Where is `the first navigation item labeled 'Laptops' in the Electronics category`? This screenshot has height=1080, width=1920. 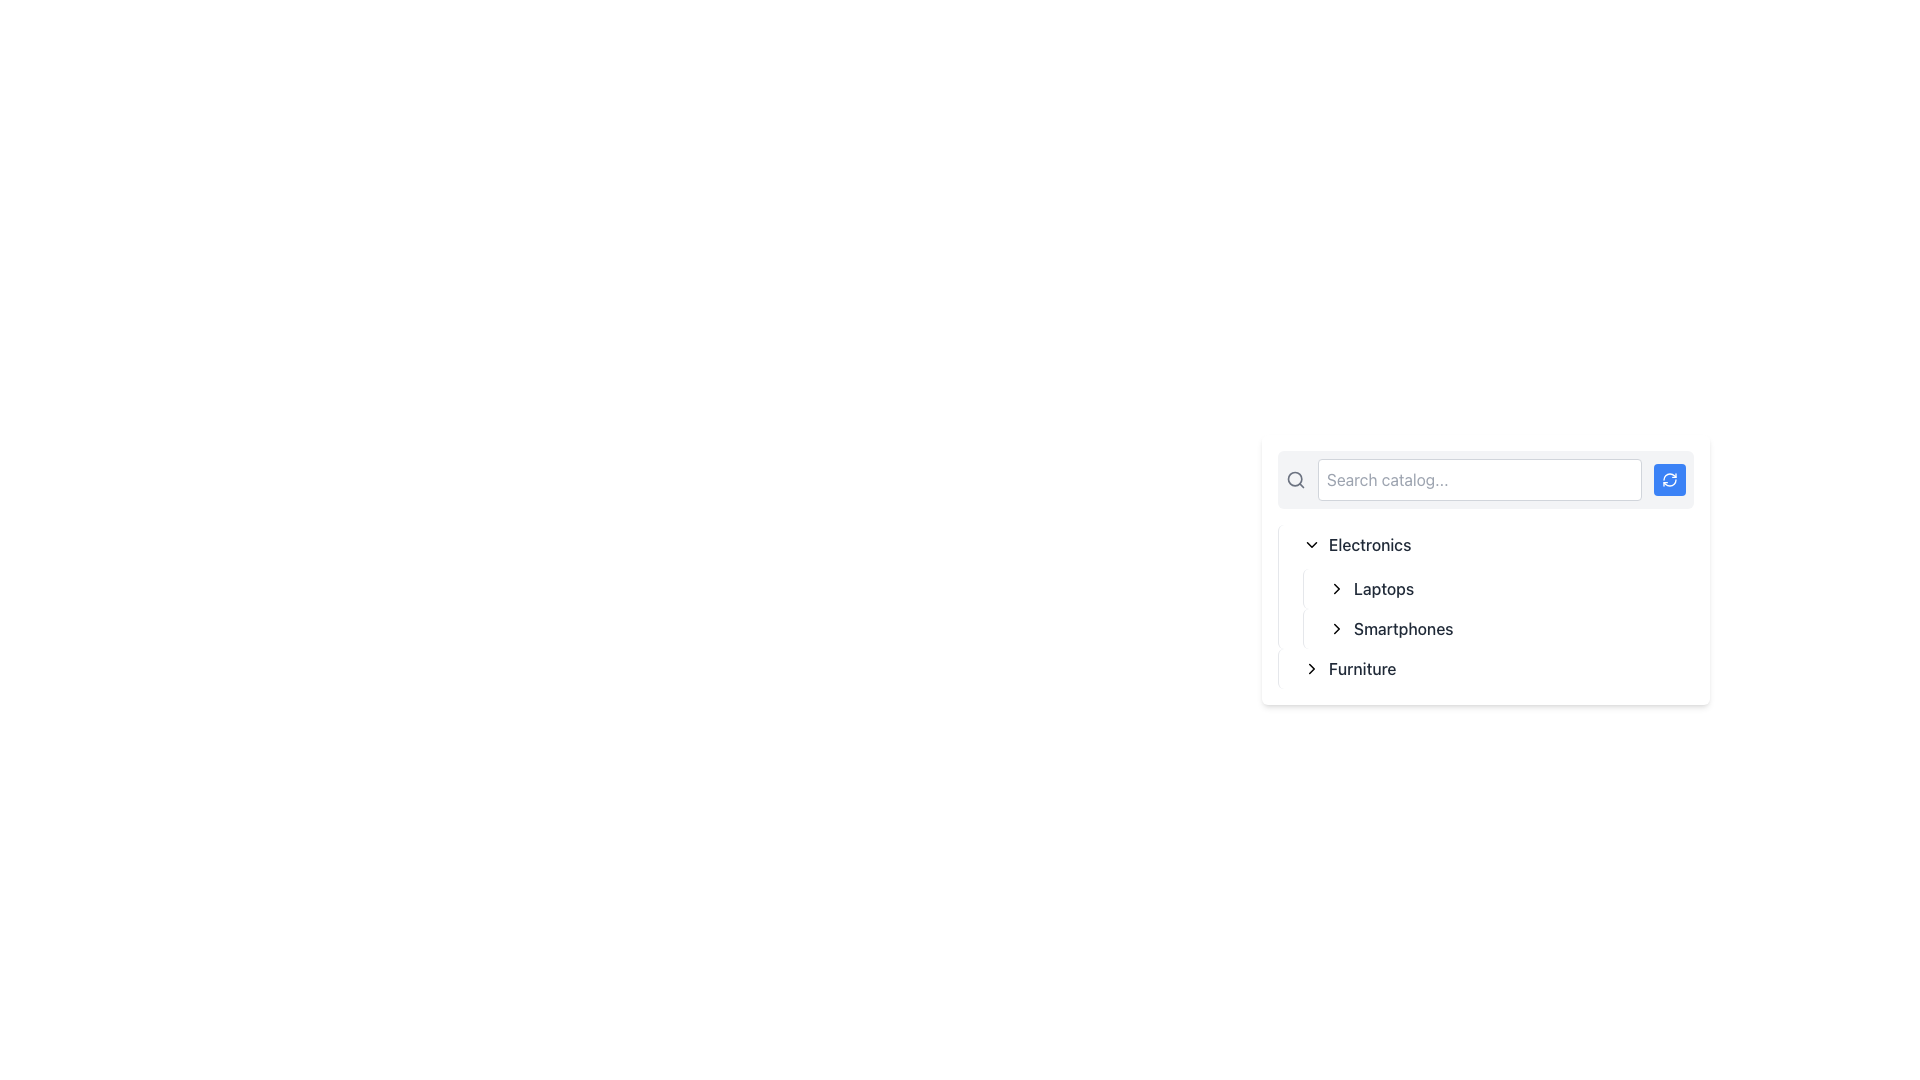
the first navigation item labeled 'Laptops' in the Electronics category is located at coordinates (1498, 588).